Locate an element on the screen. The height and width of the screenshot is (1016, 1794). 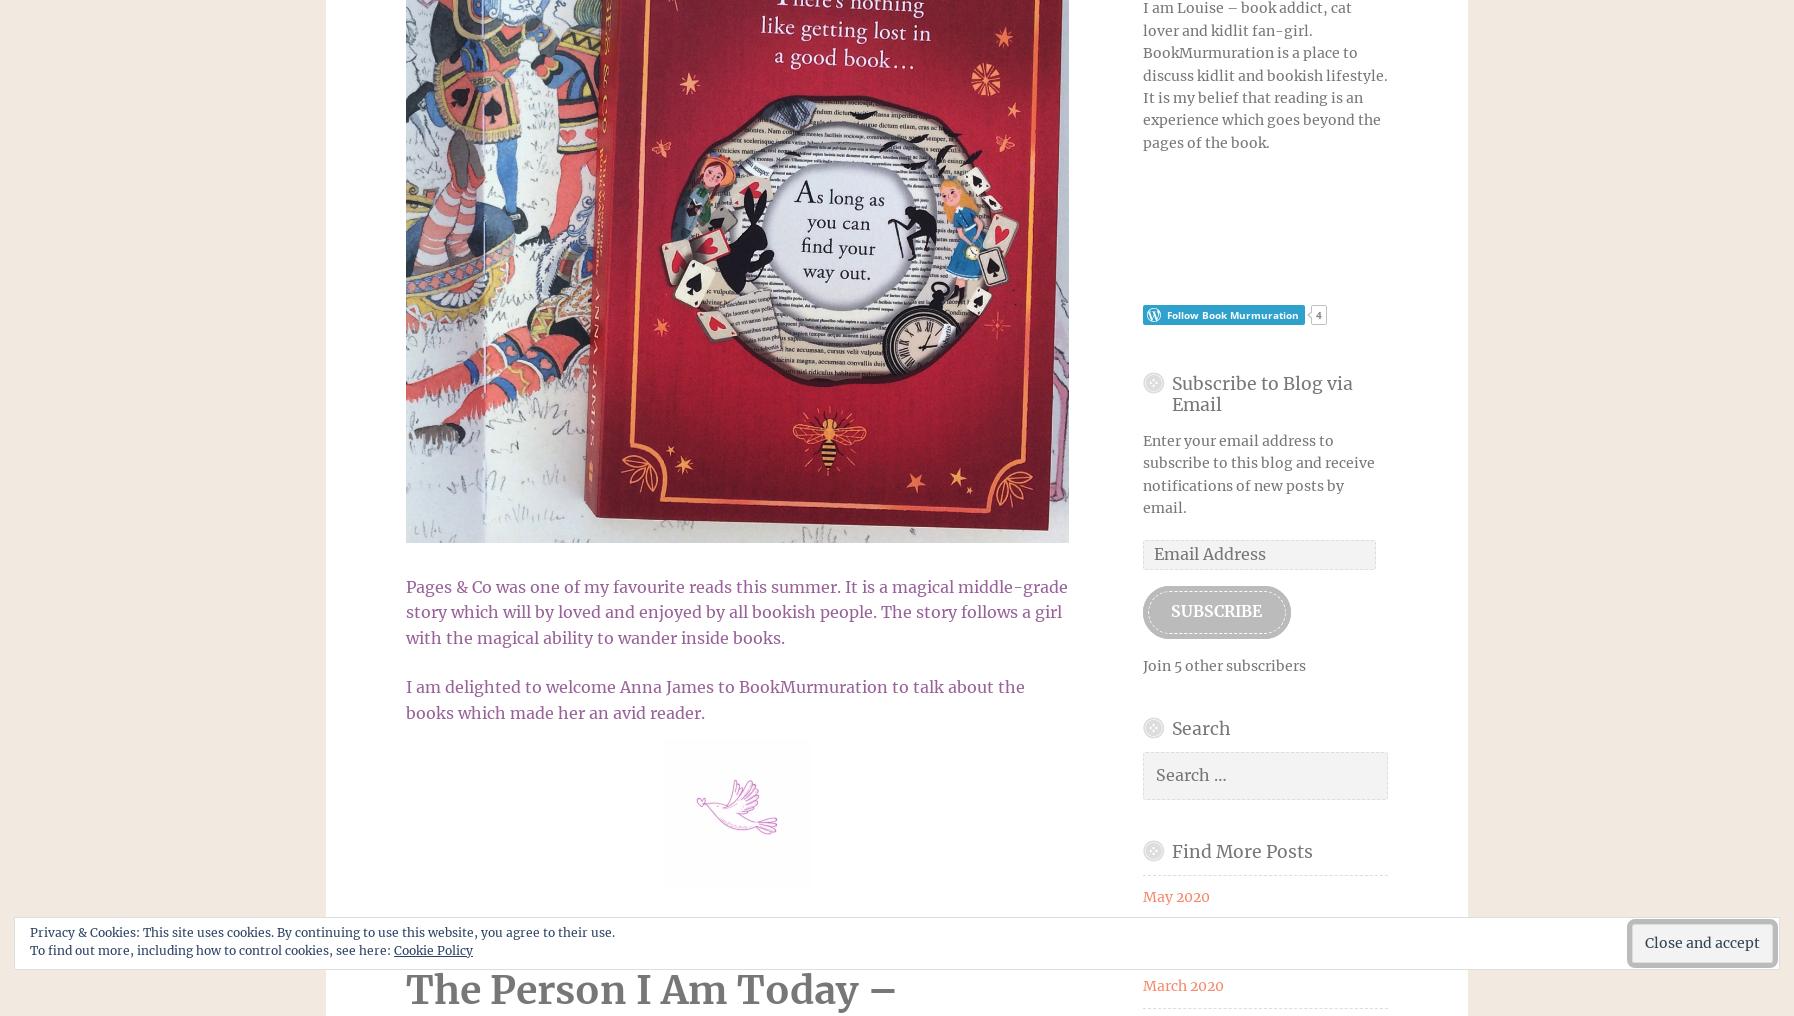
'April 2020' is located at coordinates (1176, 940).